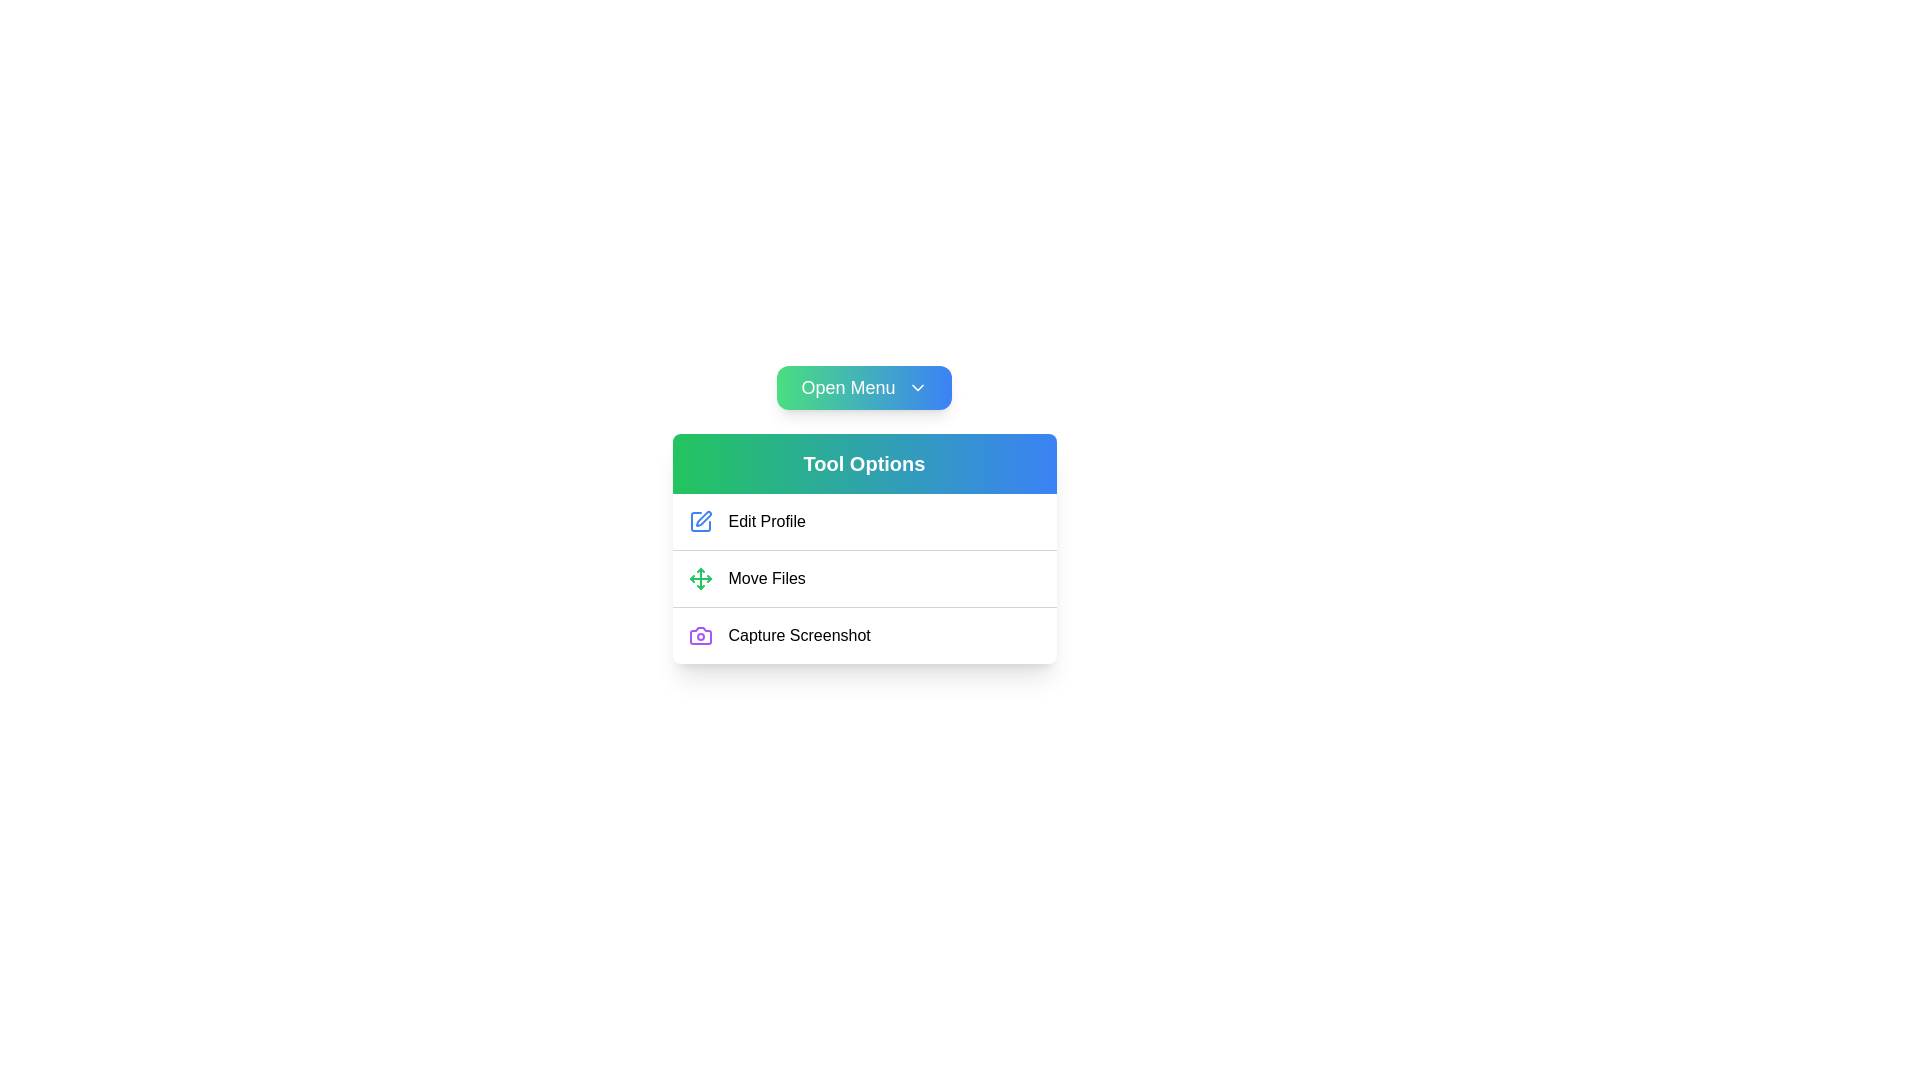  What do you see at coordinates (700, 520) in the screenshot?
I see `the editing function icon located to the left of the 'Edit Profile' text in the 'Tool Options' menu` at bounding box center [700, 520].